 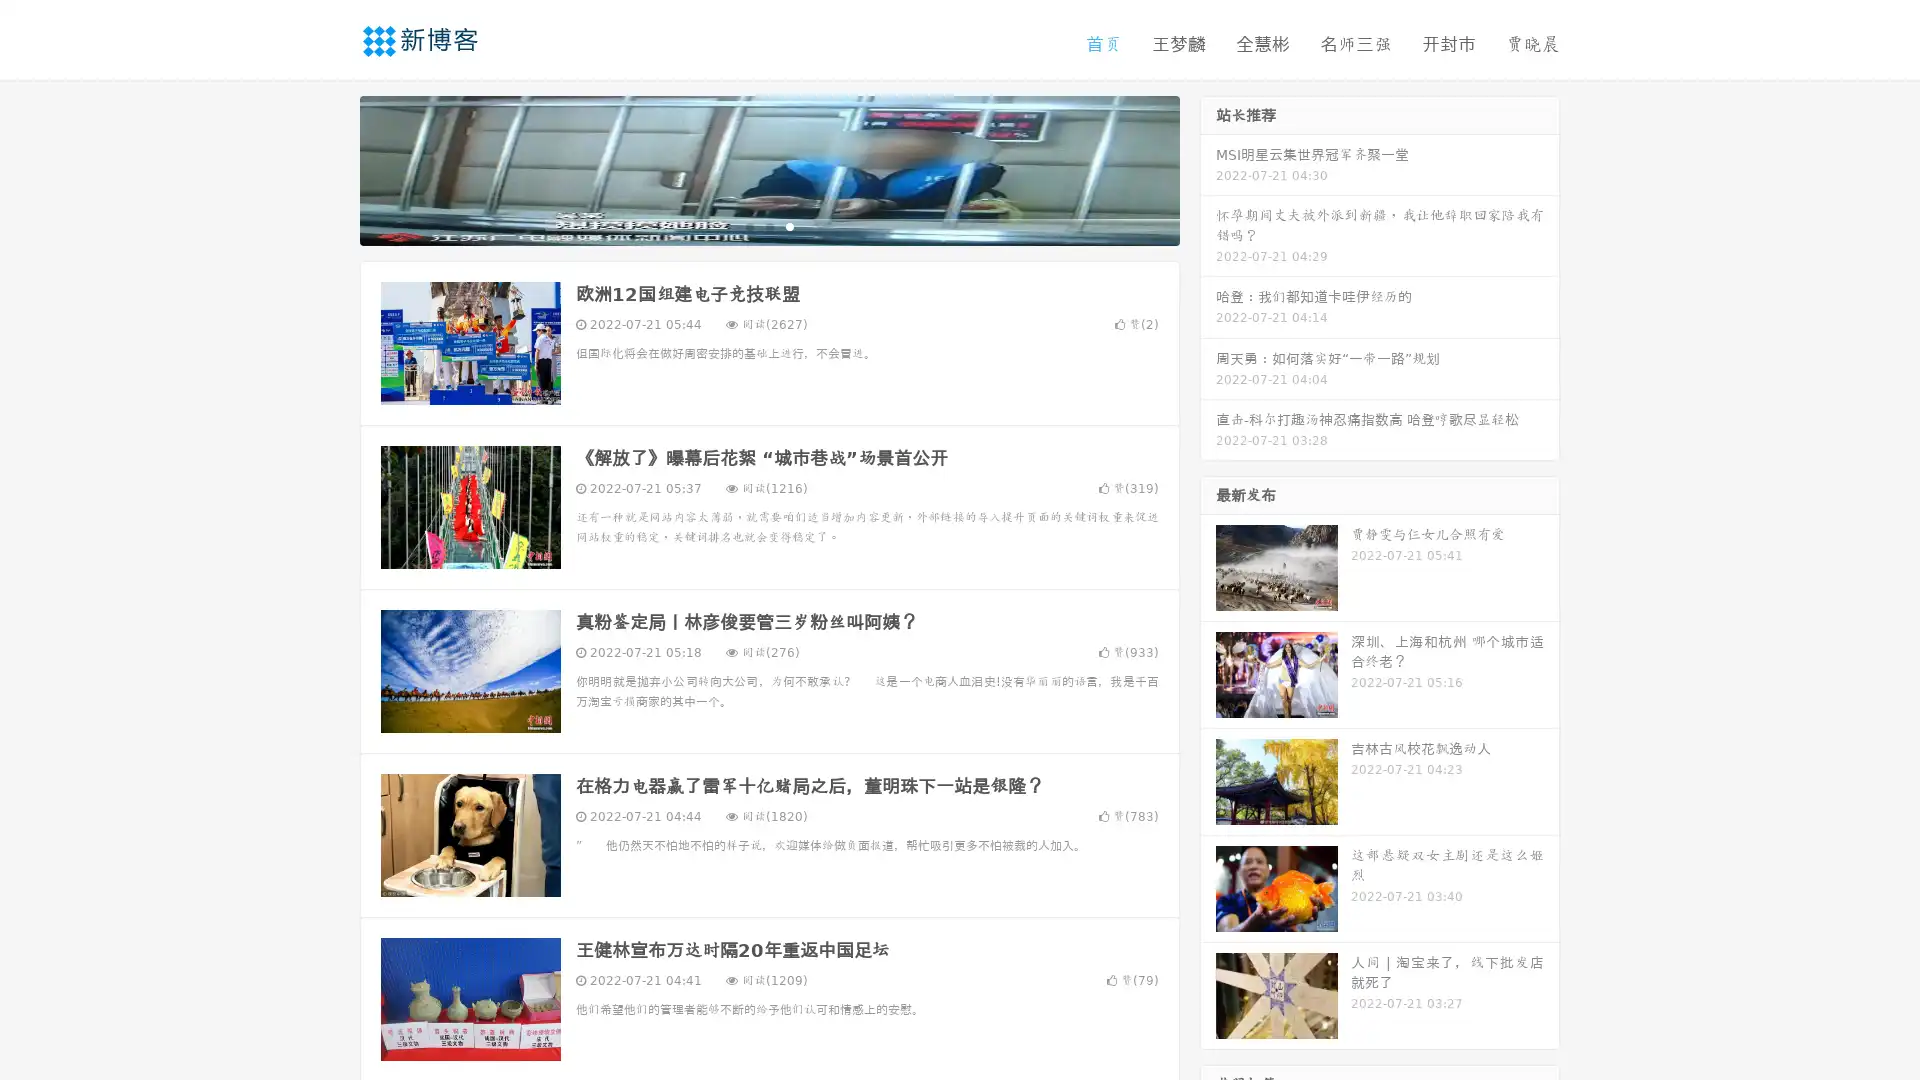 What do you see at coordinates (789, 225) in the screenshot?
I see `Go to slide 3` at bounding box center [789, 225].